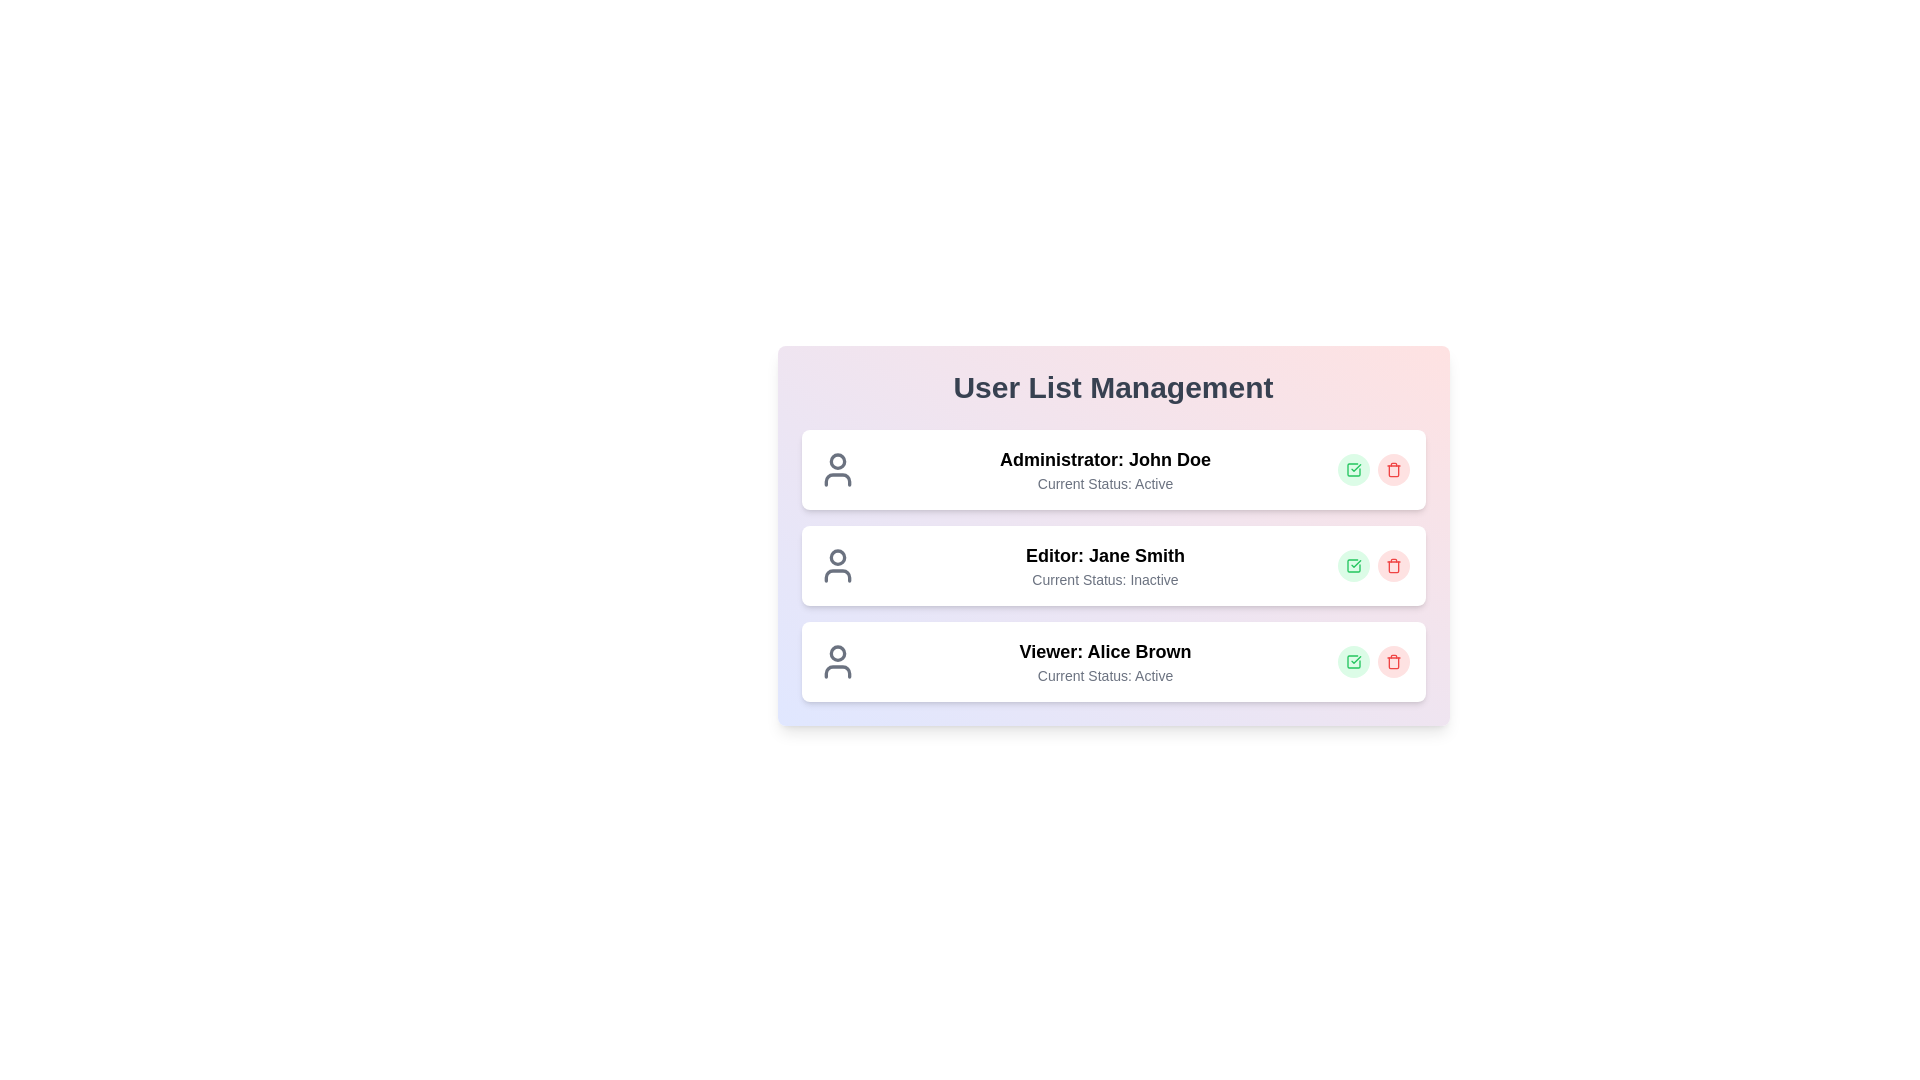 Image resolution: width=1920 pixels, height=1080 pixels. Describe the element at coordinates (1104, 566) in the screenshot. I see `the text display component labeled 'Editor: Jane Smith' that shows the current status as 'Inactive'` at that location.